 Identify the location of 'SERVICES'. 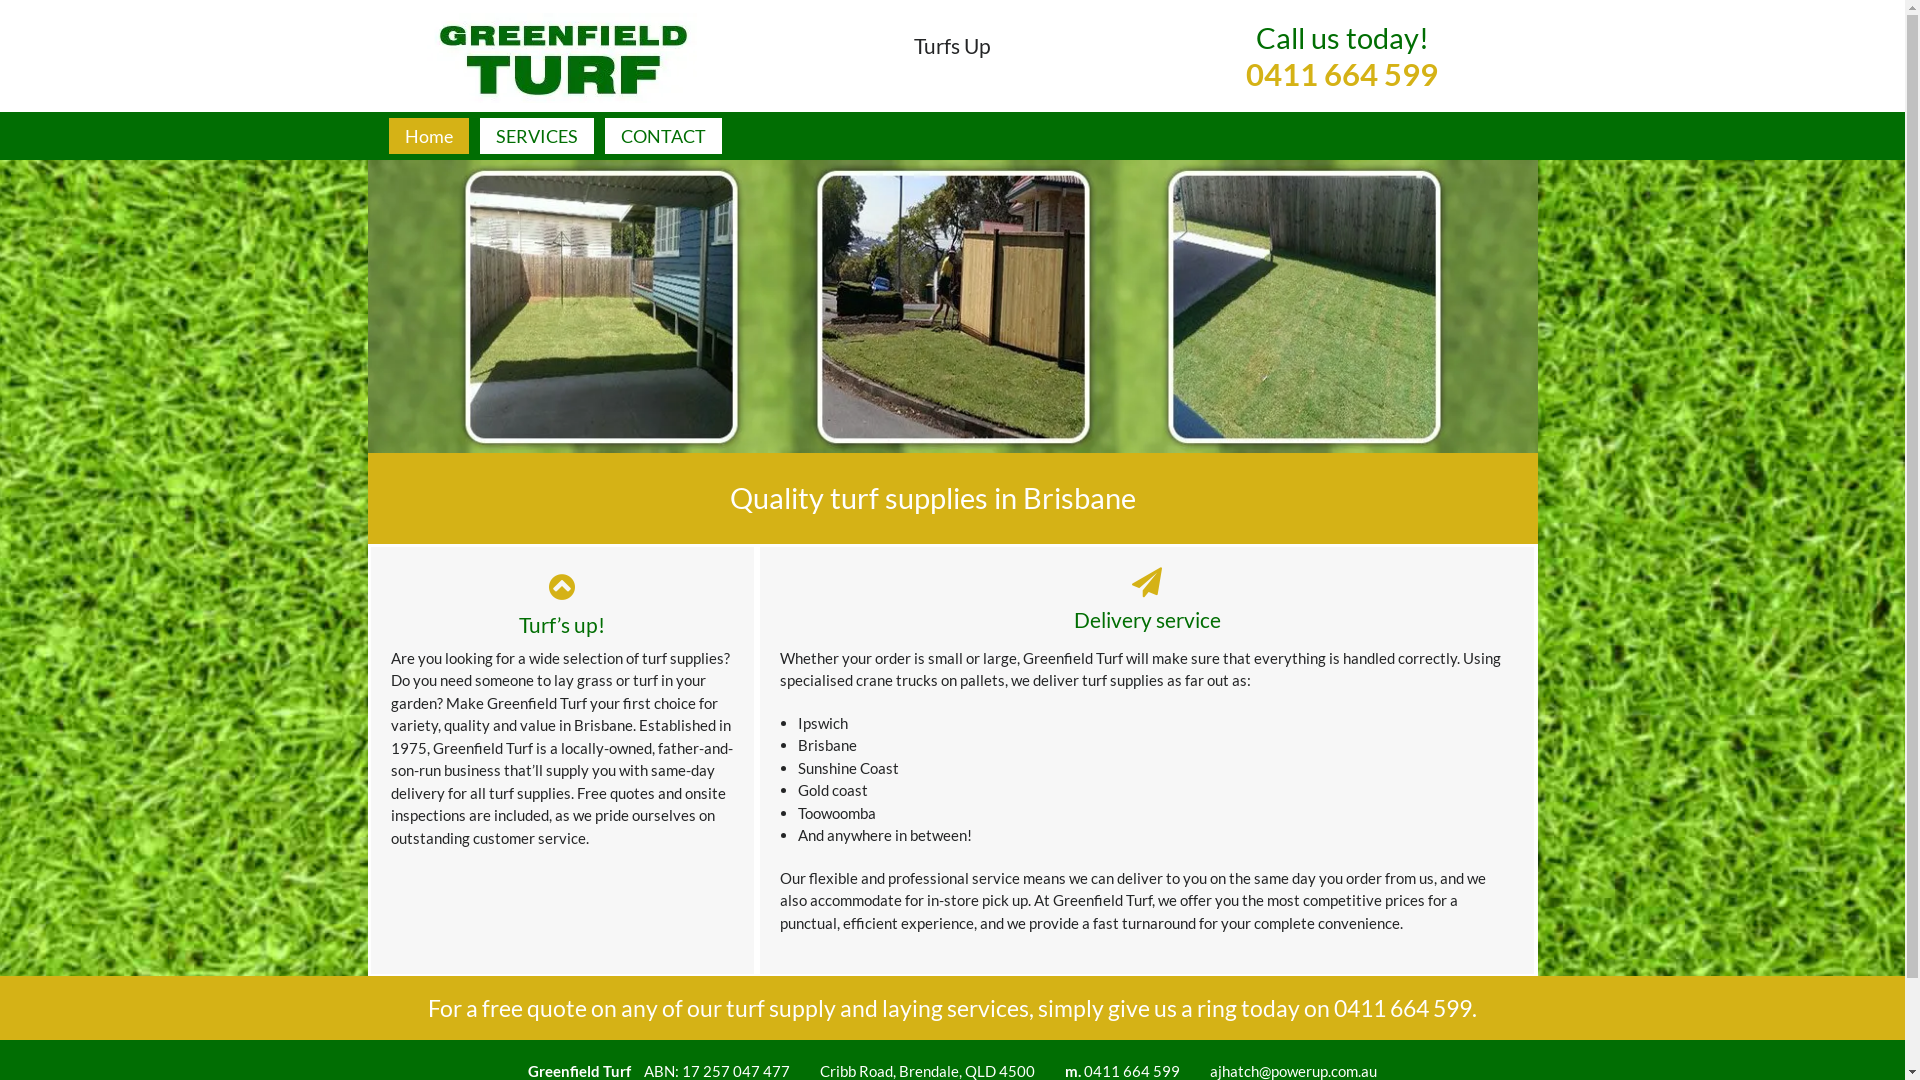
(480, 135).